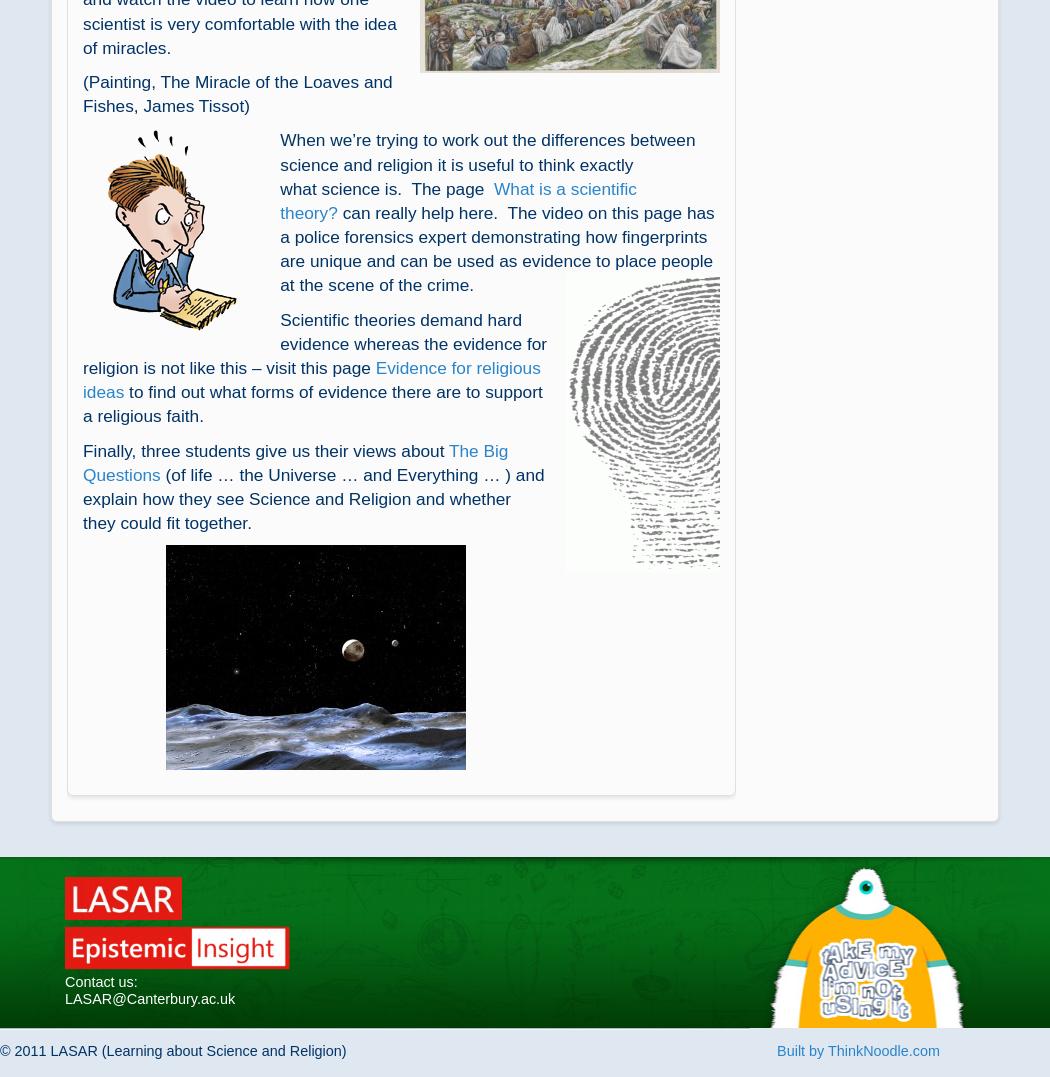 The height and width of the screenshot is (1077, 1050). What do you see at coordinates (315, 342) in the screenshot?
I see `'Scientific theories demand hard evidence whereas the evidence for religion is not like this – visit this page'` at bounding box center [315, 342].